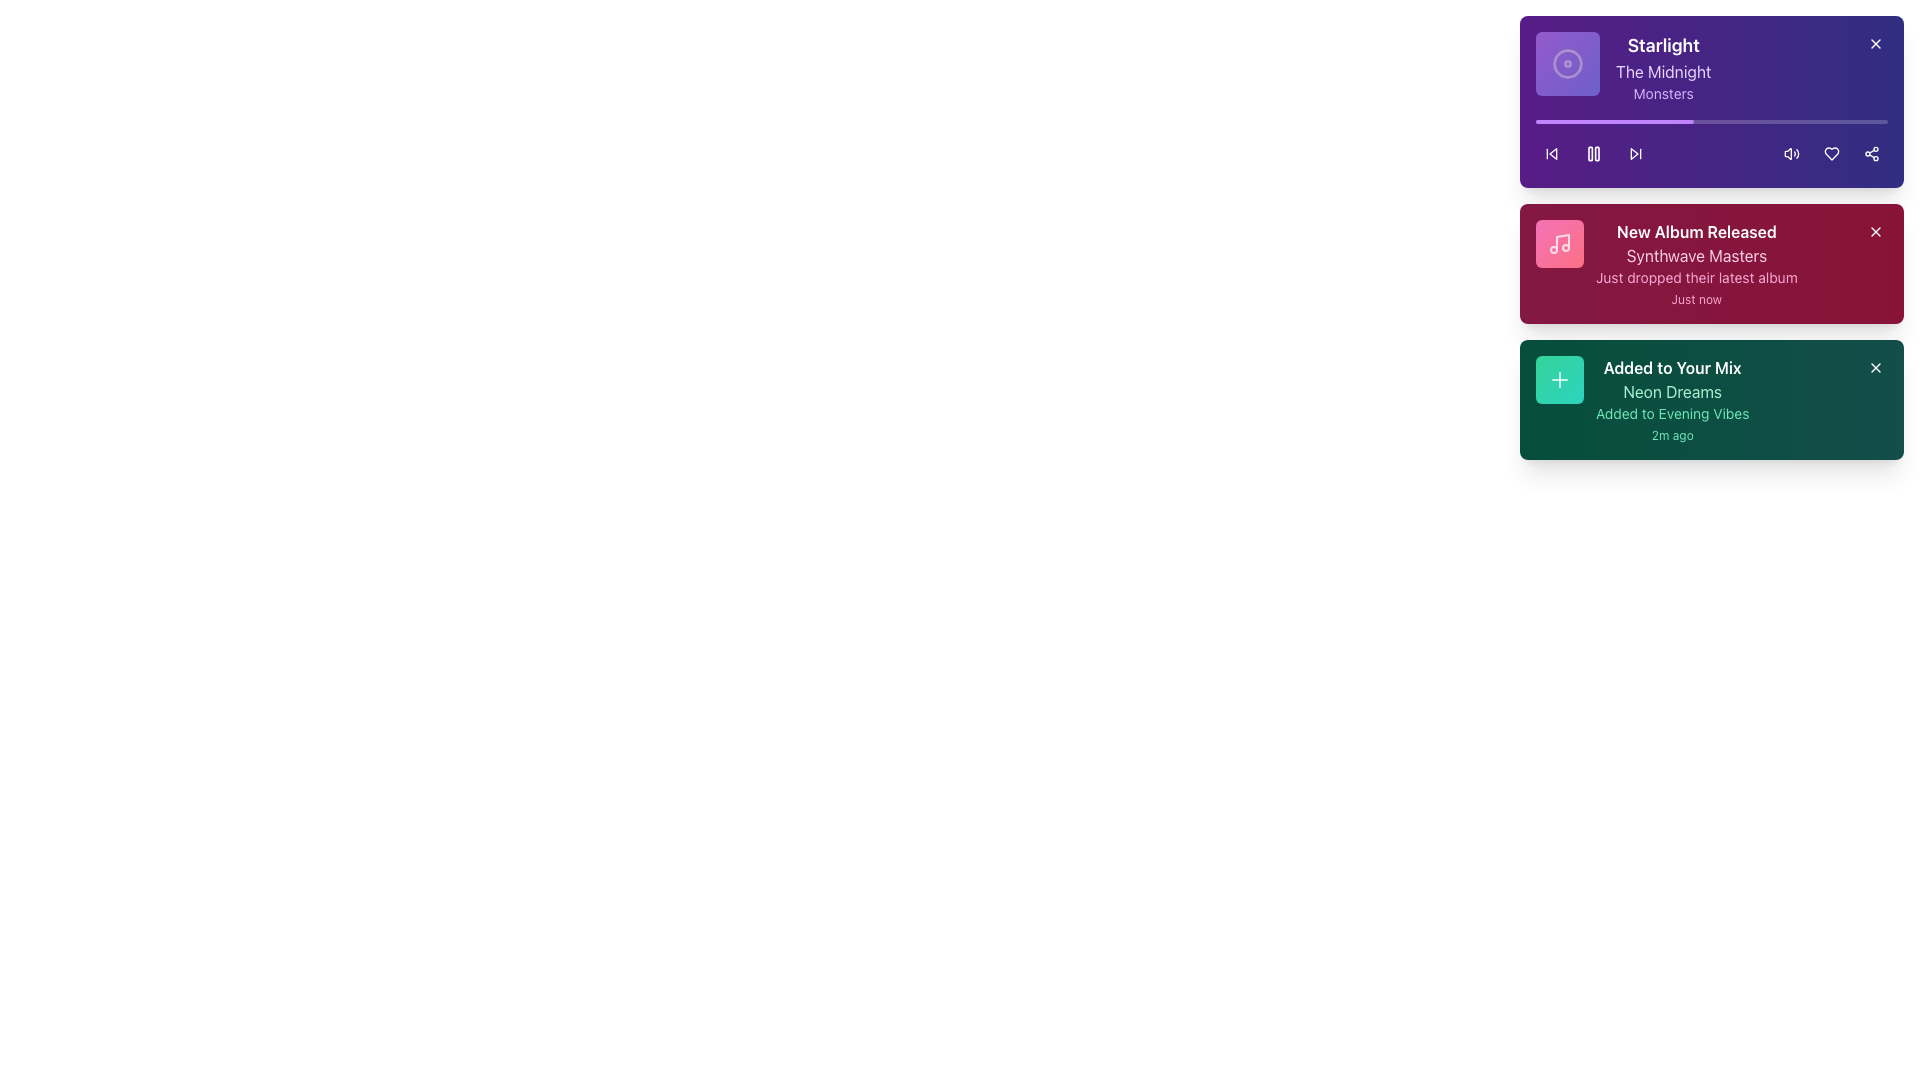  I want to click on the SVG icon in the top notification card titled 'Starlight', which serves as a visual identifier for playback or identification, located at the left-middle portion of the card, so click(1567, 63).